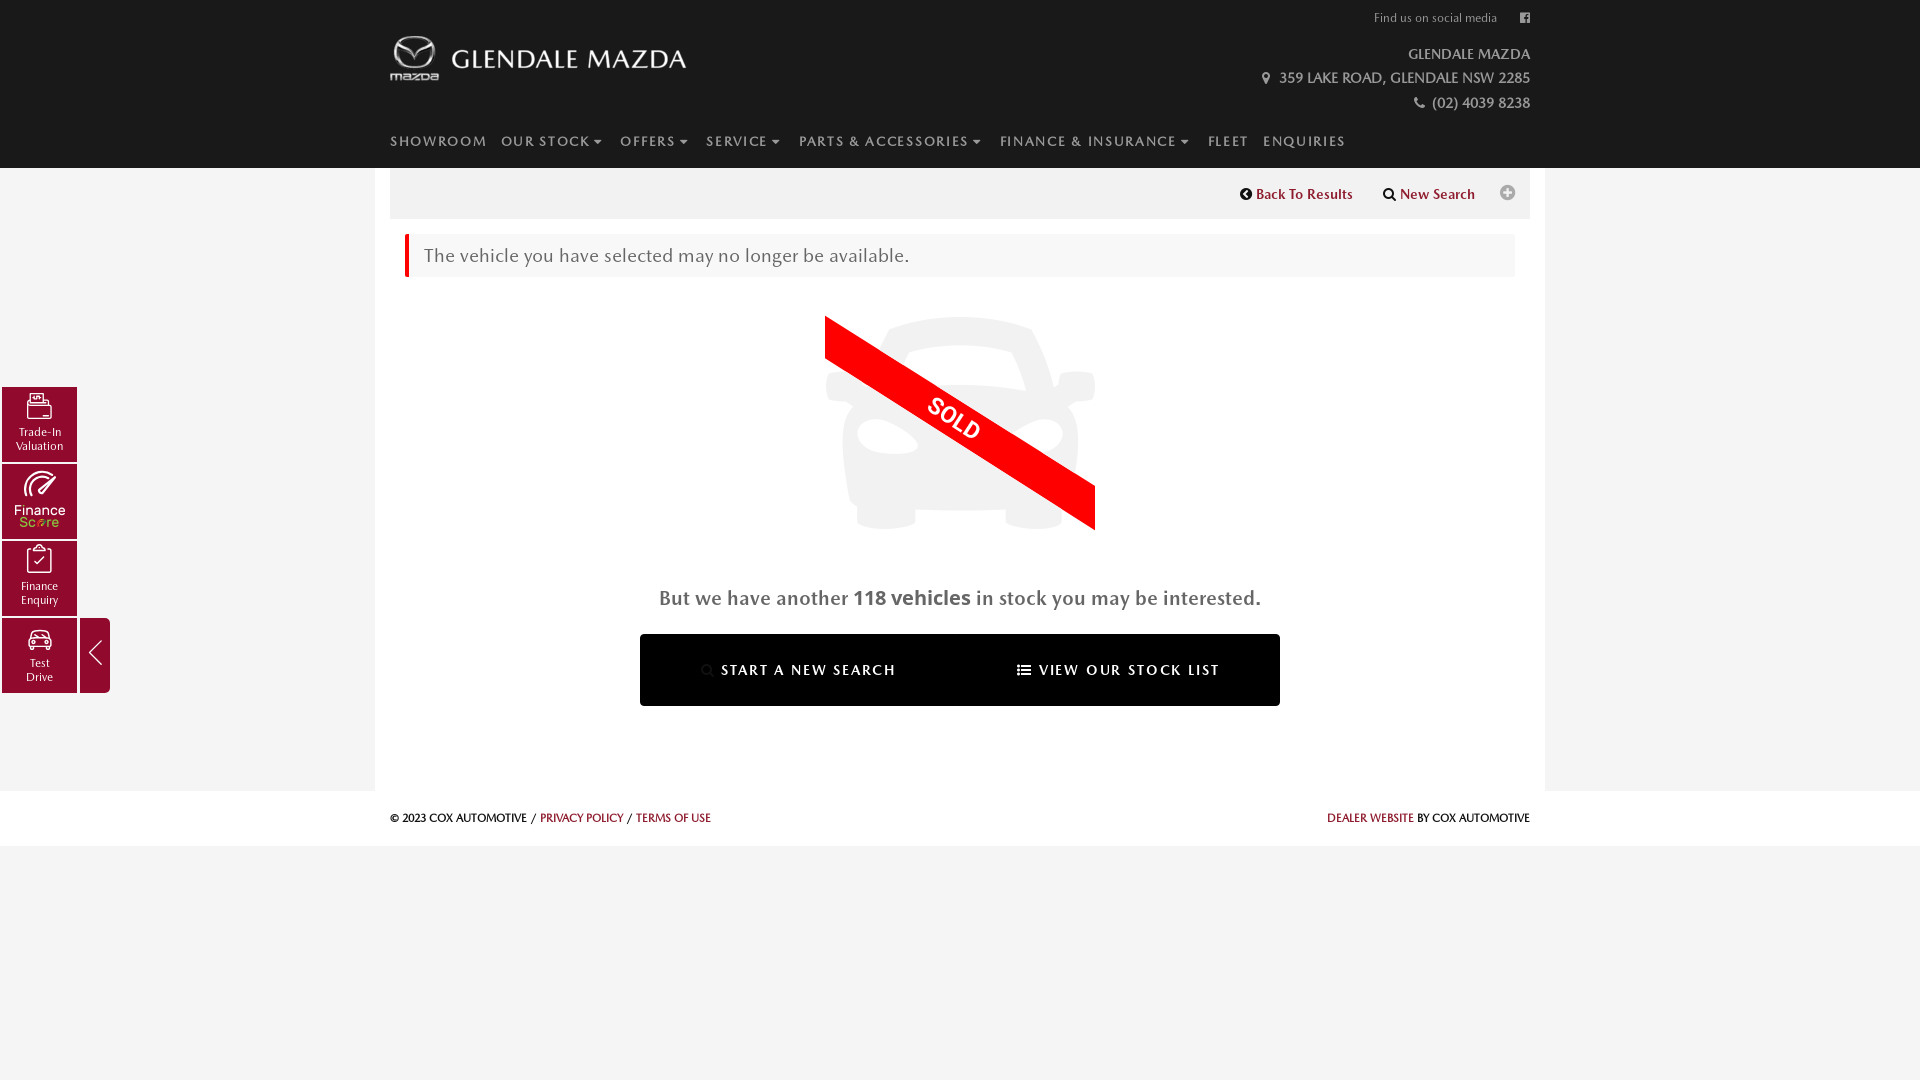  Describe the element at coordinates (39, 423) in the screenshot. I see `'Trade-In` at that location.